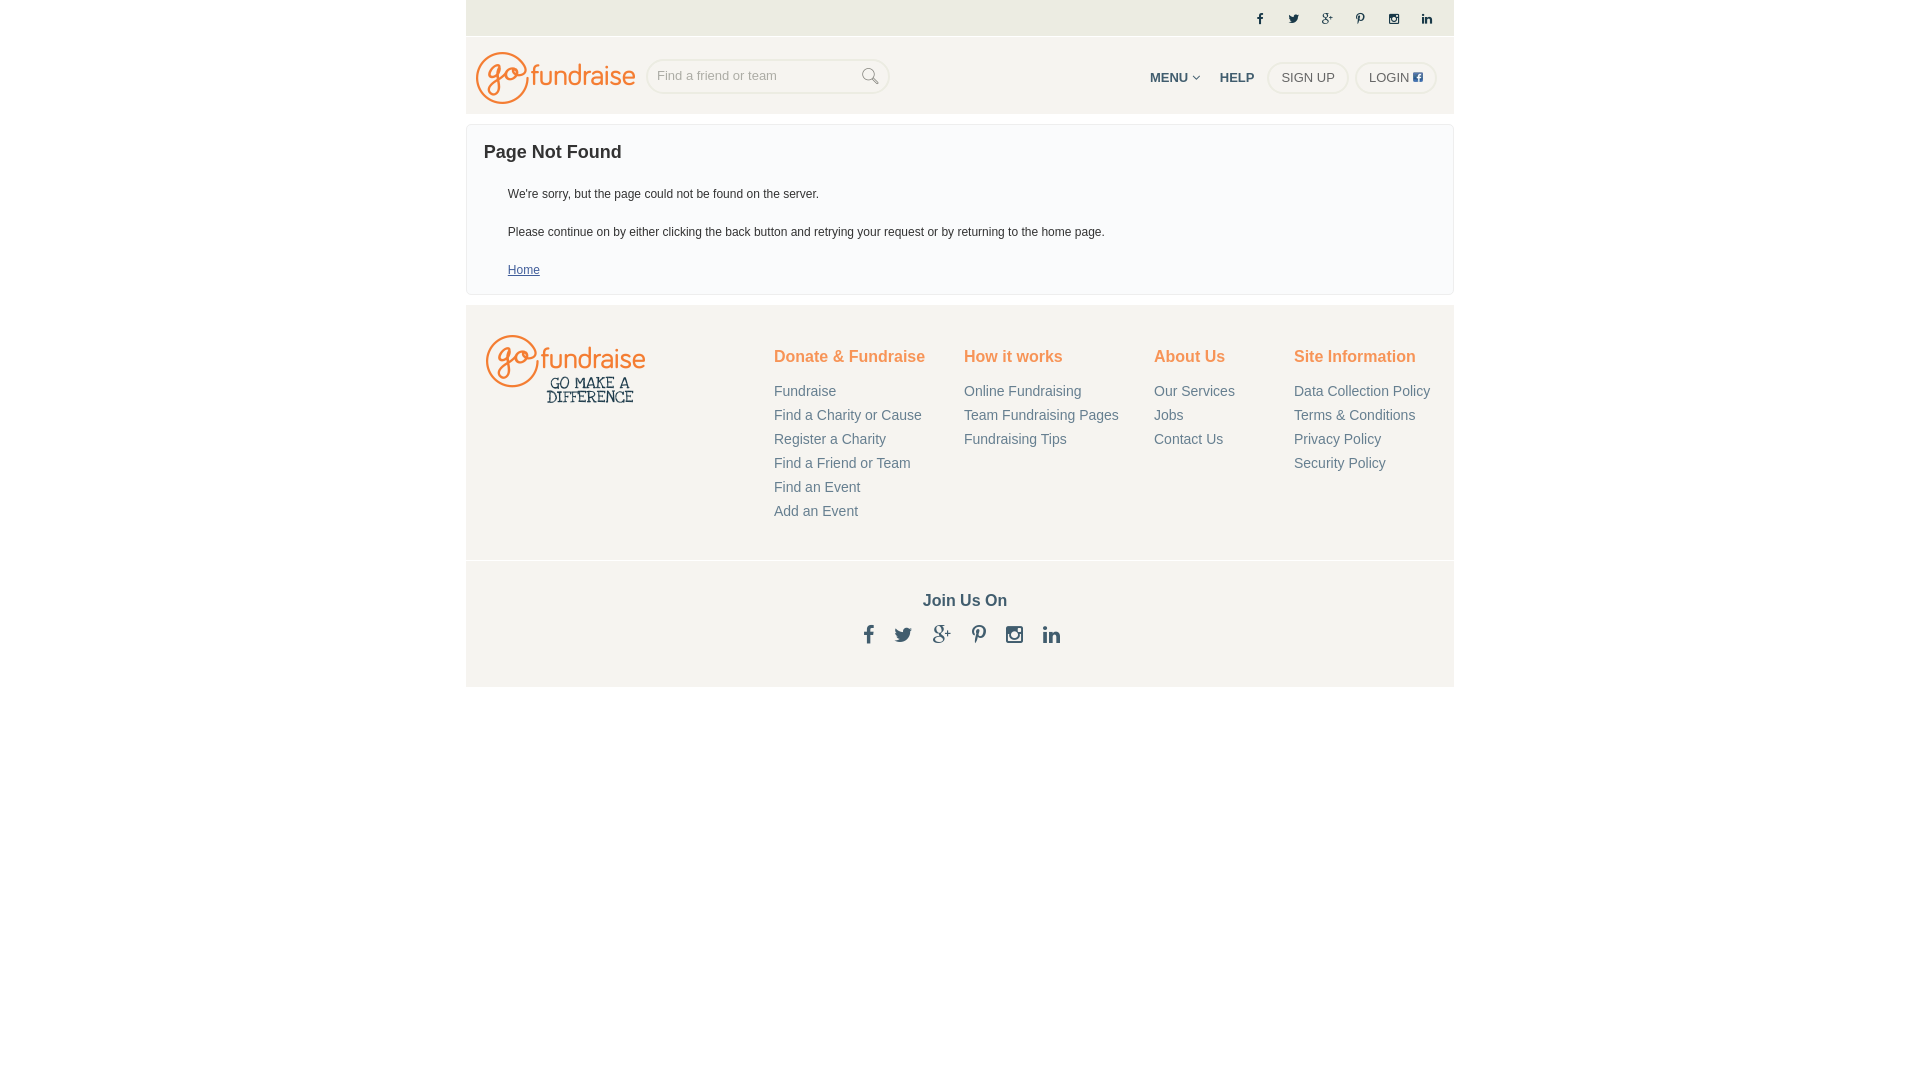  Describe the element at coordinates (854, 414) in the screenshot. I see `'Find a Charity or Cause'` at that location.